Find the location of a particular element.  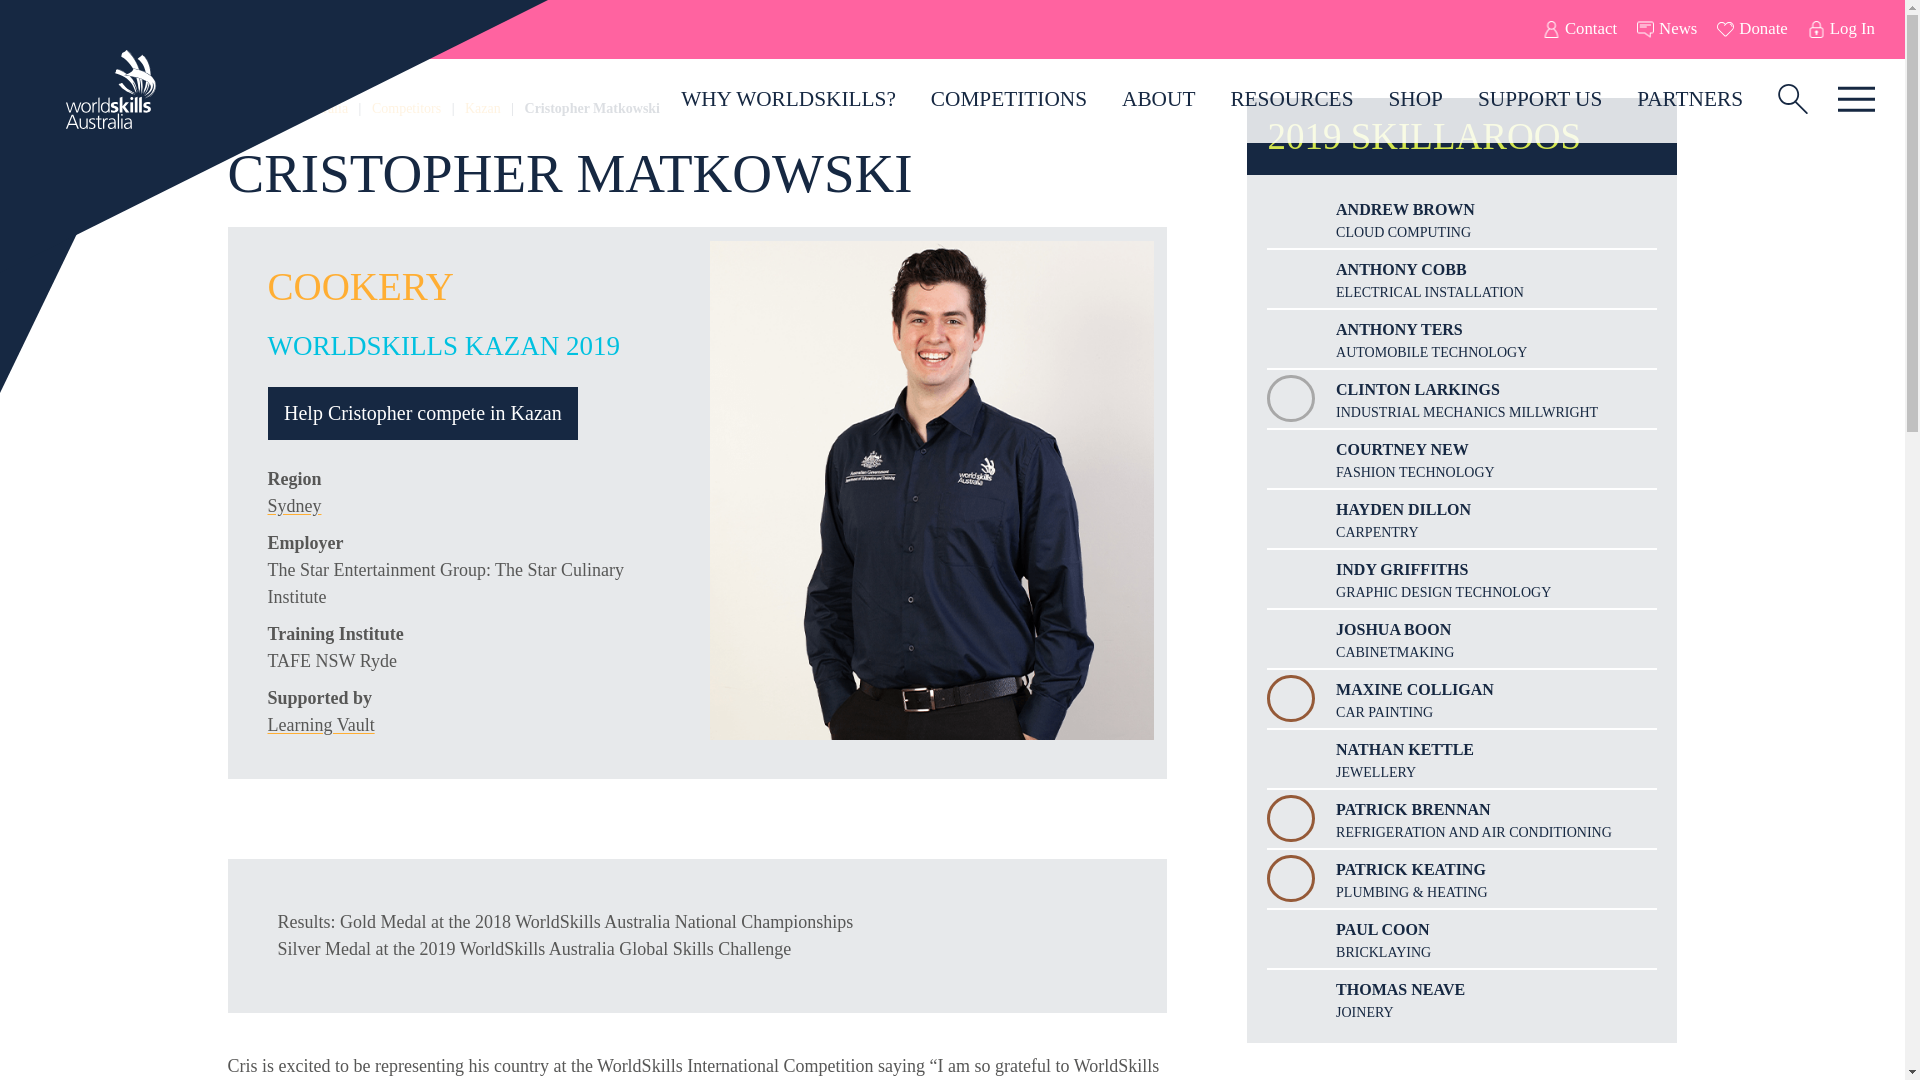

'Learning Vault' is located at coordinates (321, 725).